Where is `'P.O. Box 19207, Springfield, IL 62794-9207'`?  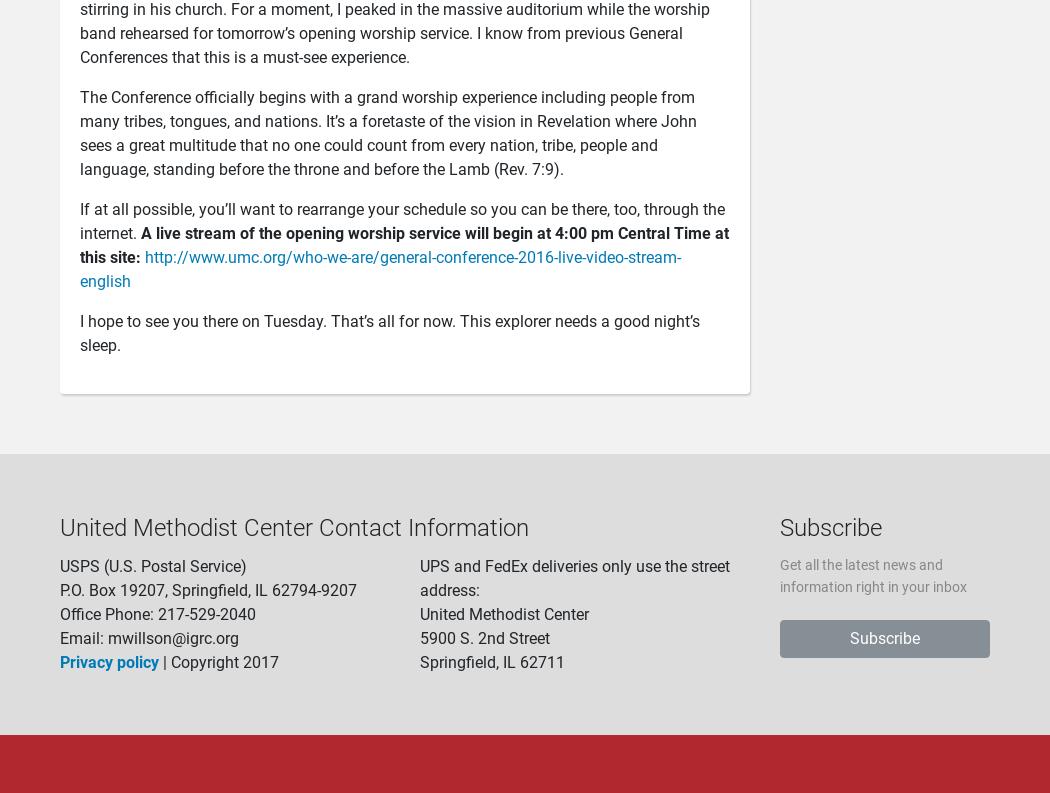 'P.O. Box 19207, Springfield, IL 62794-9207' is located at coordinates (58, 589).